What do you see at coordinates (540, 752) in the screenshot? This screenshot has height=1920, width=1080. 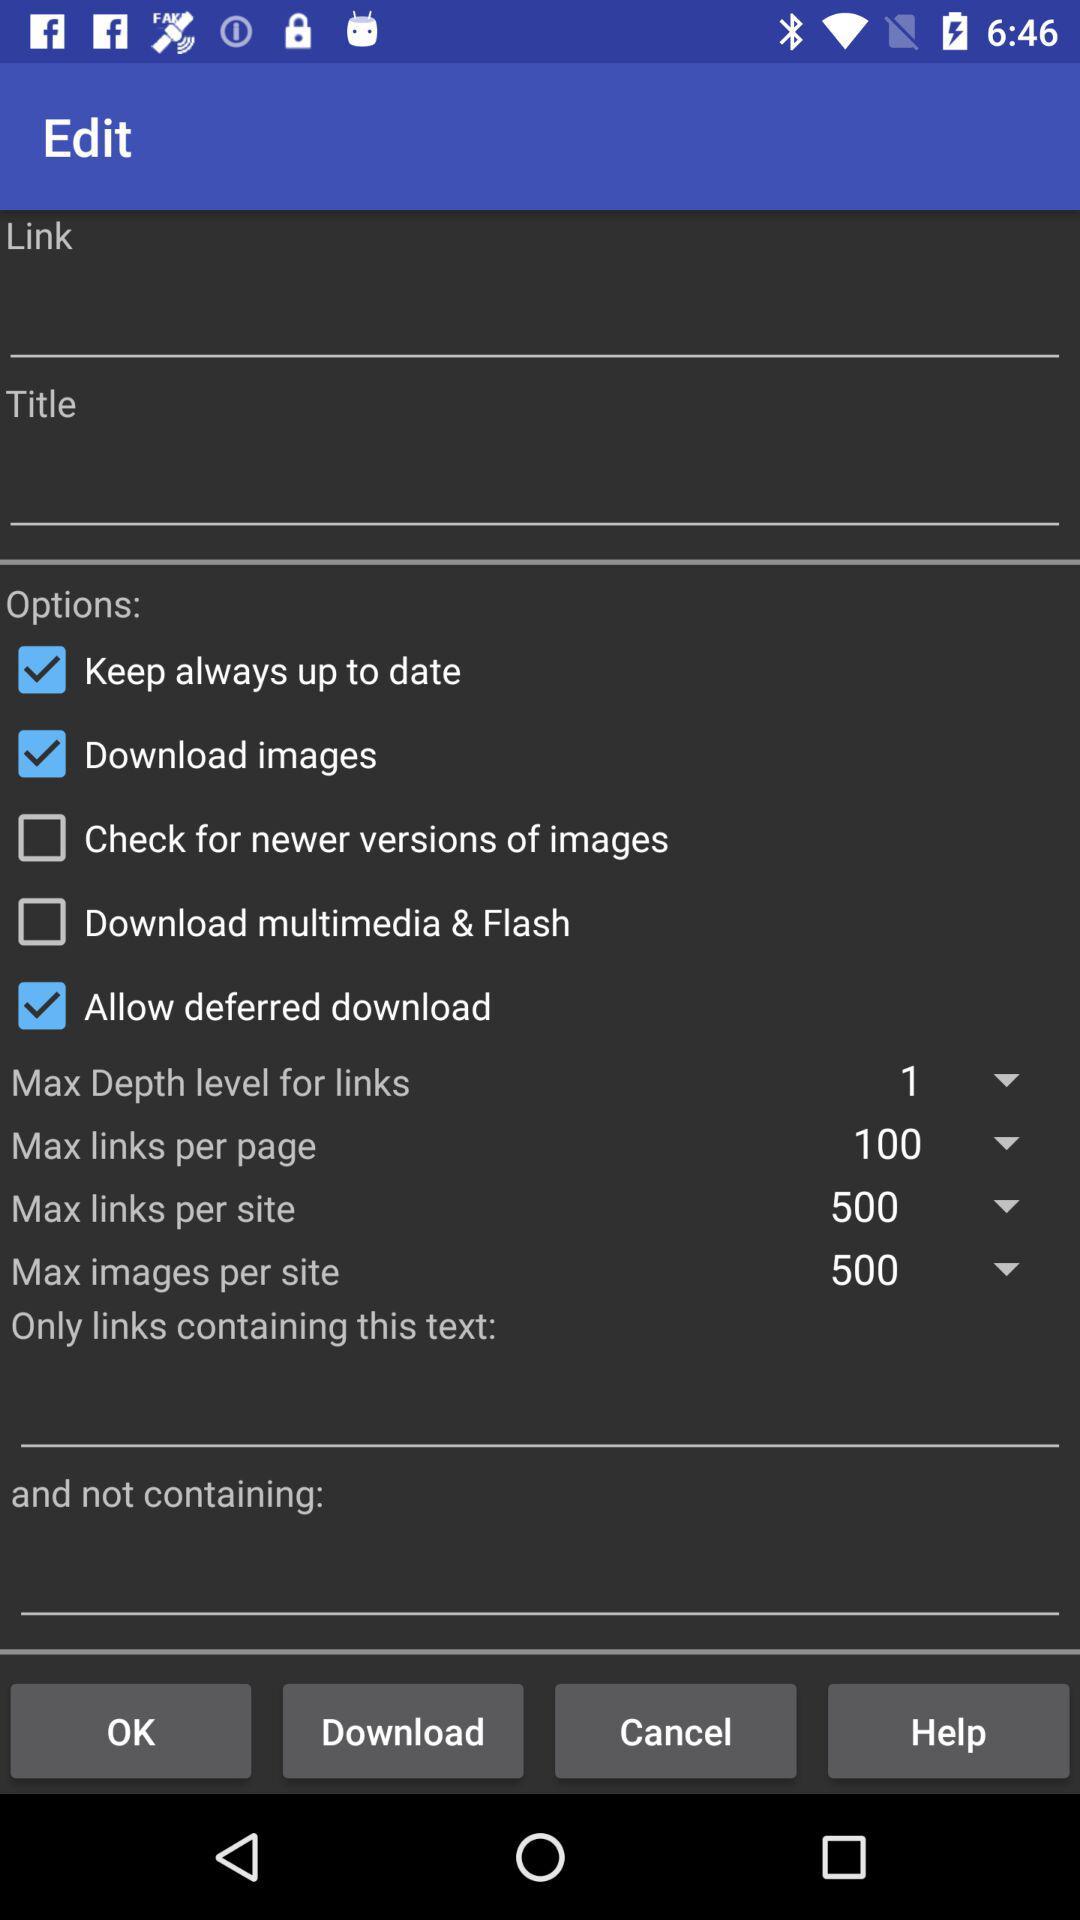 I see `checkbox below the keep always up icon` at bounding box center [540, 752].